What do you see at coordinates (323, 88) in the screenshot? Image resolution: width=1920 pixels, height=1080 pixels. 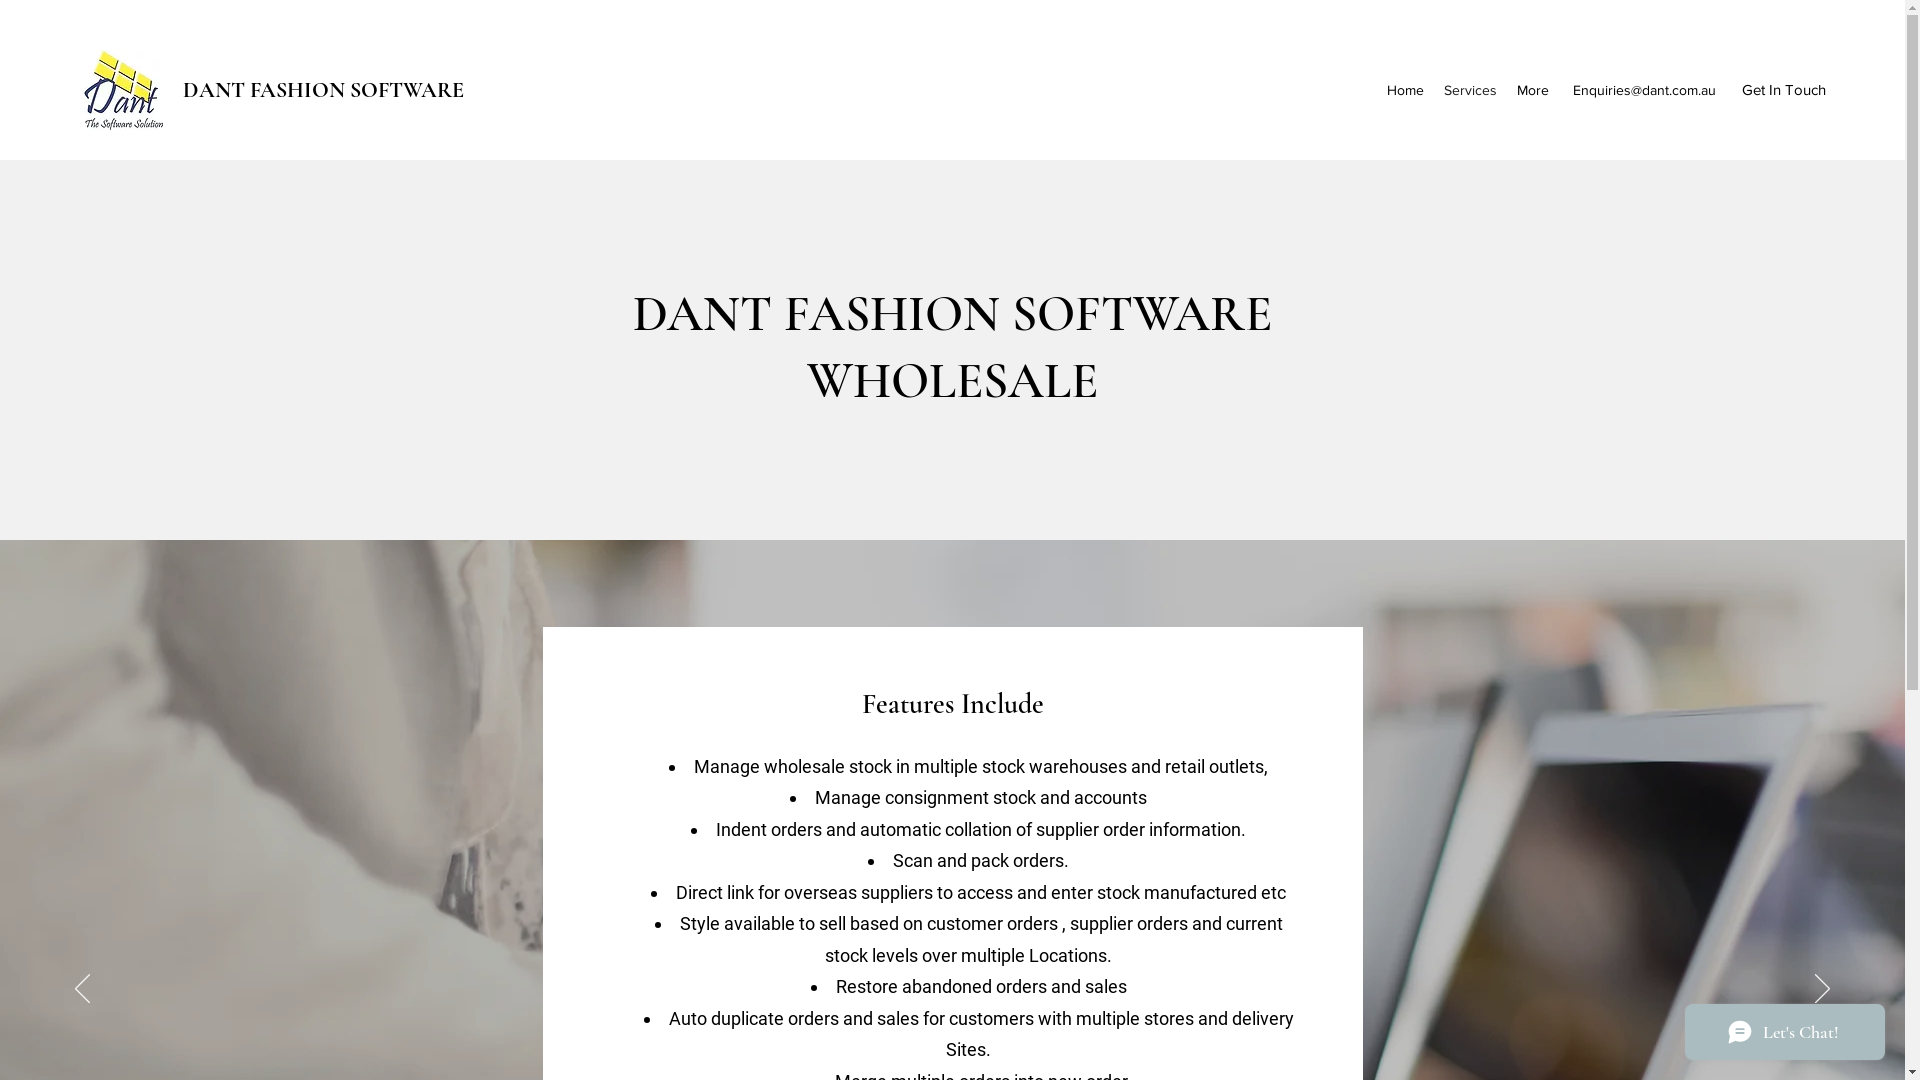 I see `'DANT FASHION SOFTWARE'` at bounding box center [323, 88].